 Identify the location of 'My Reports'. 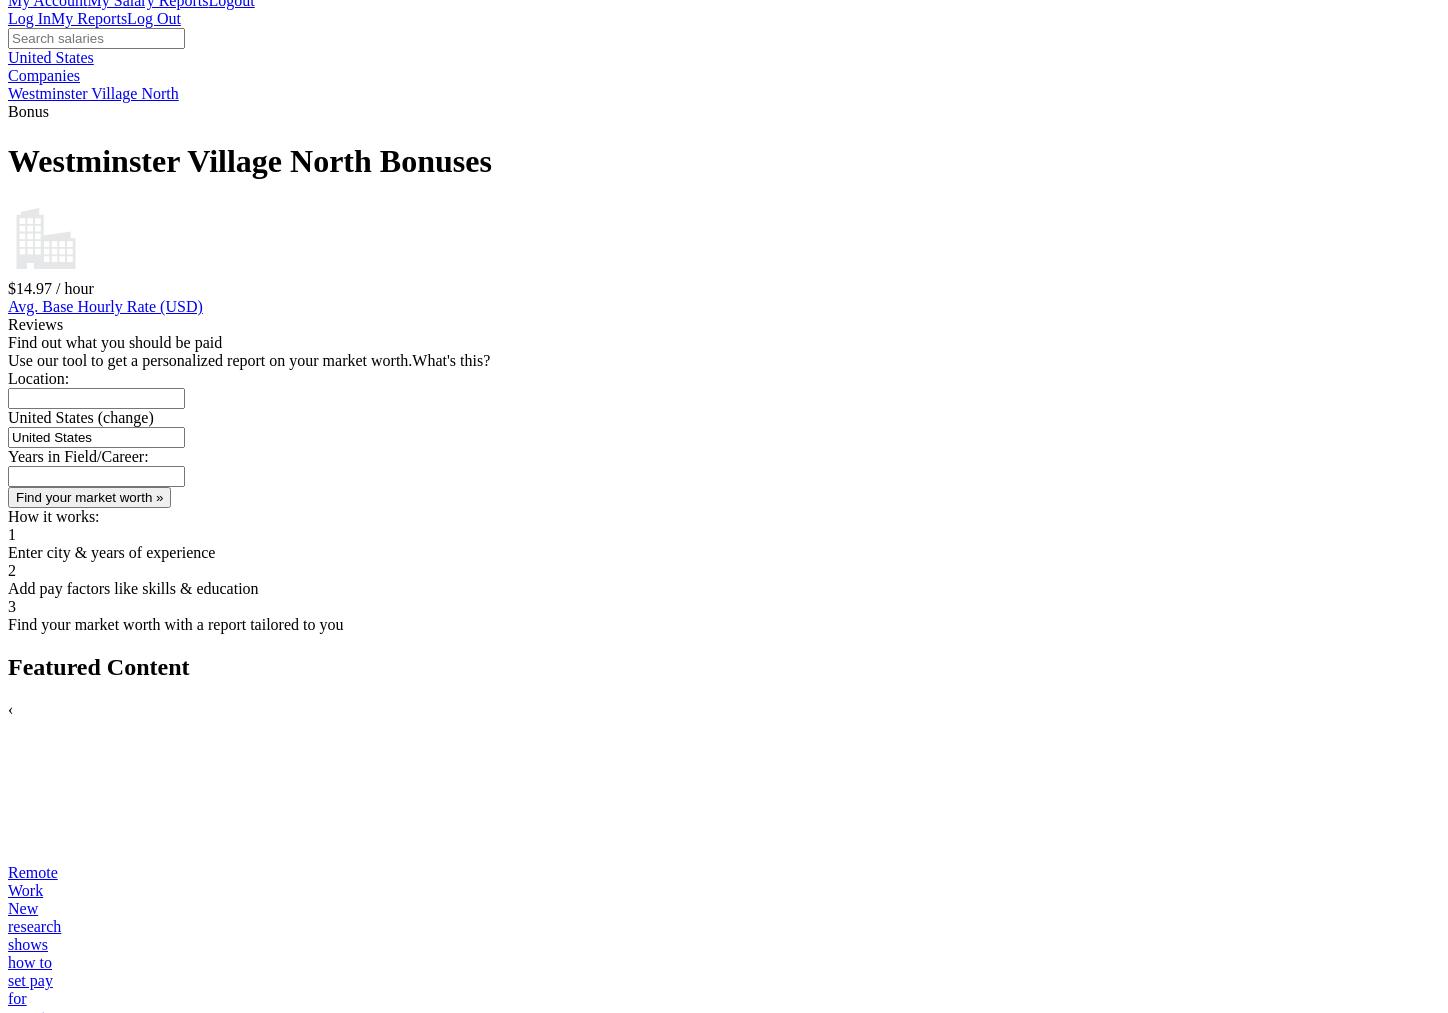
(89, 17).